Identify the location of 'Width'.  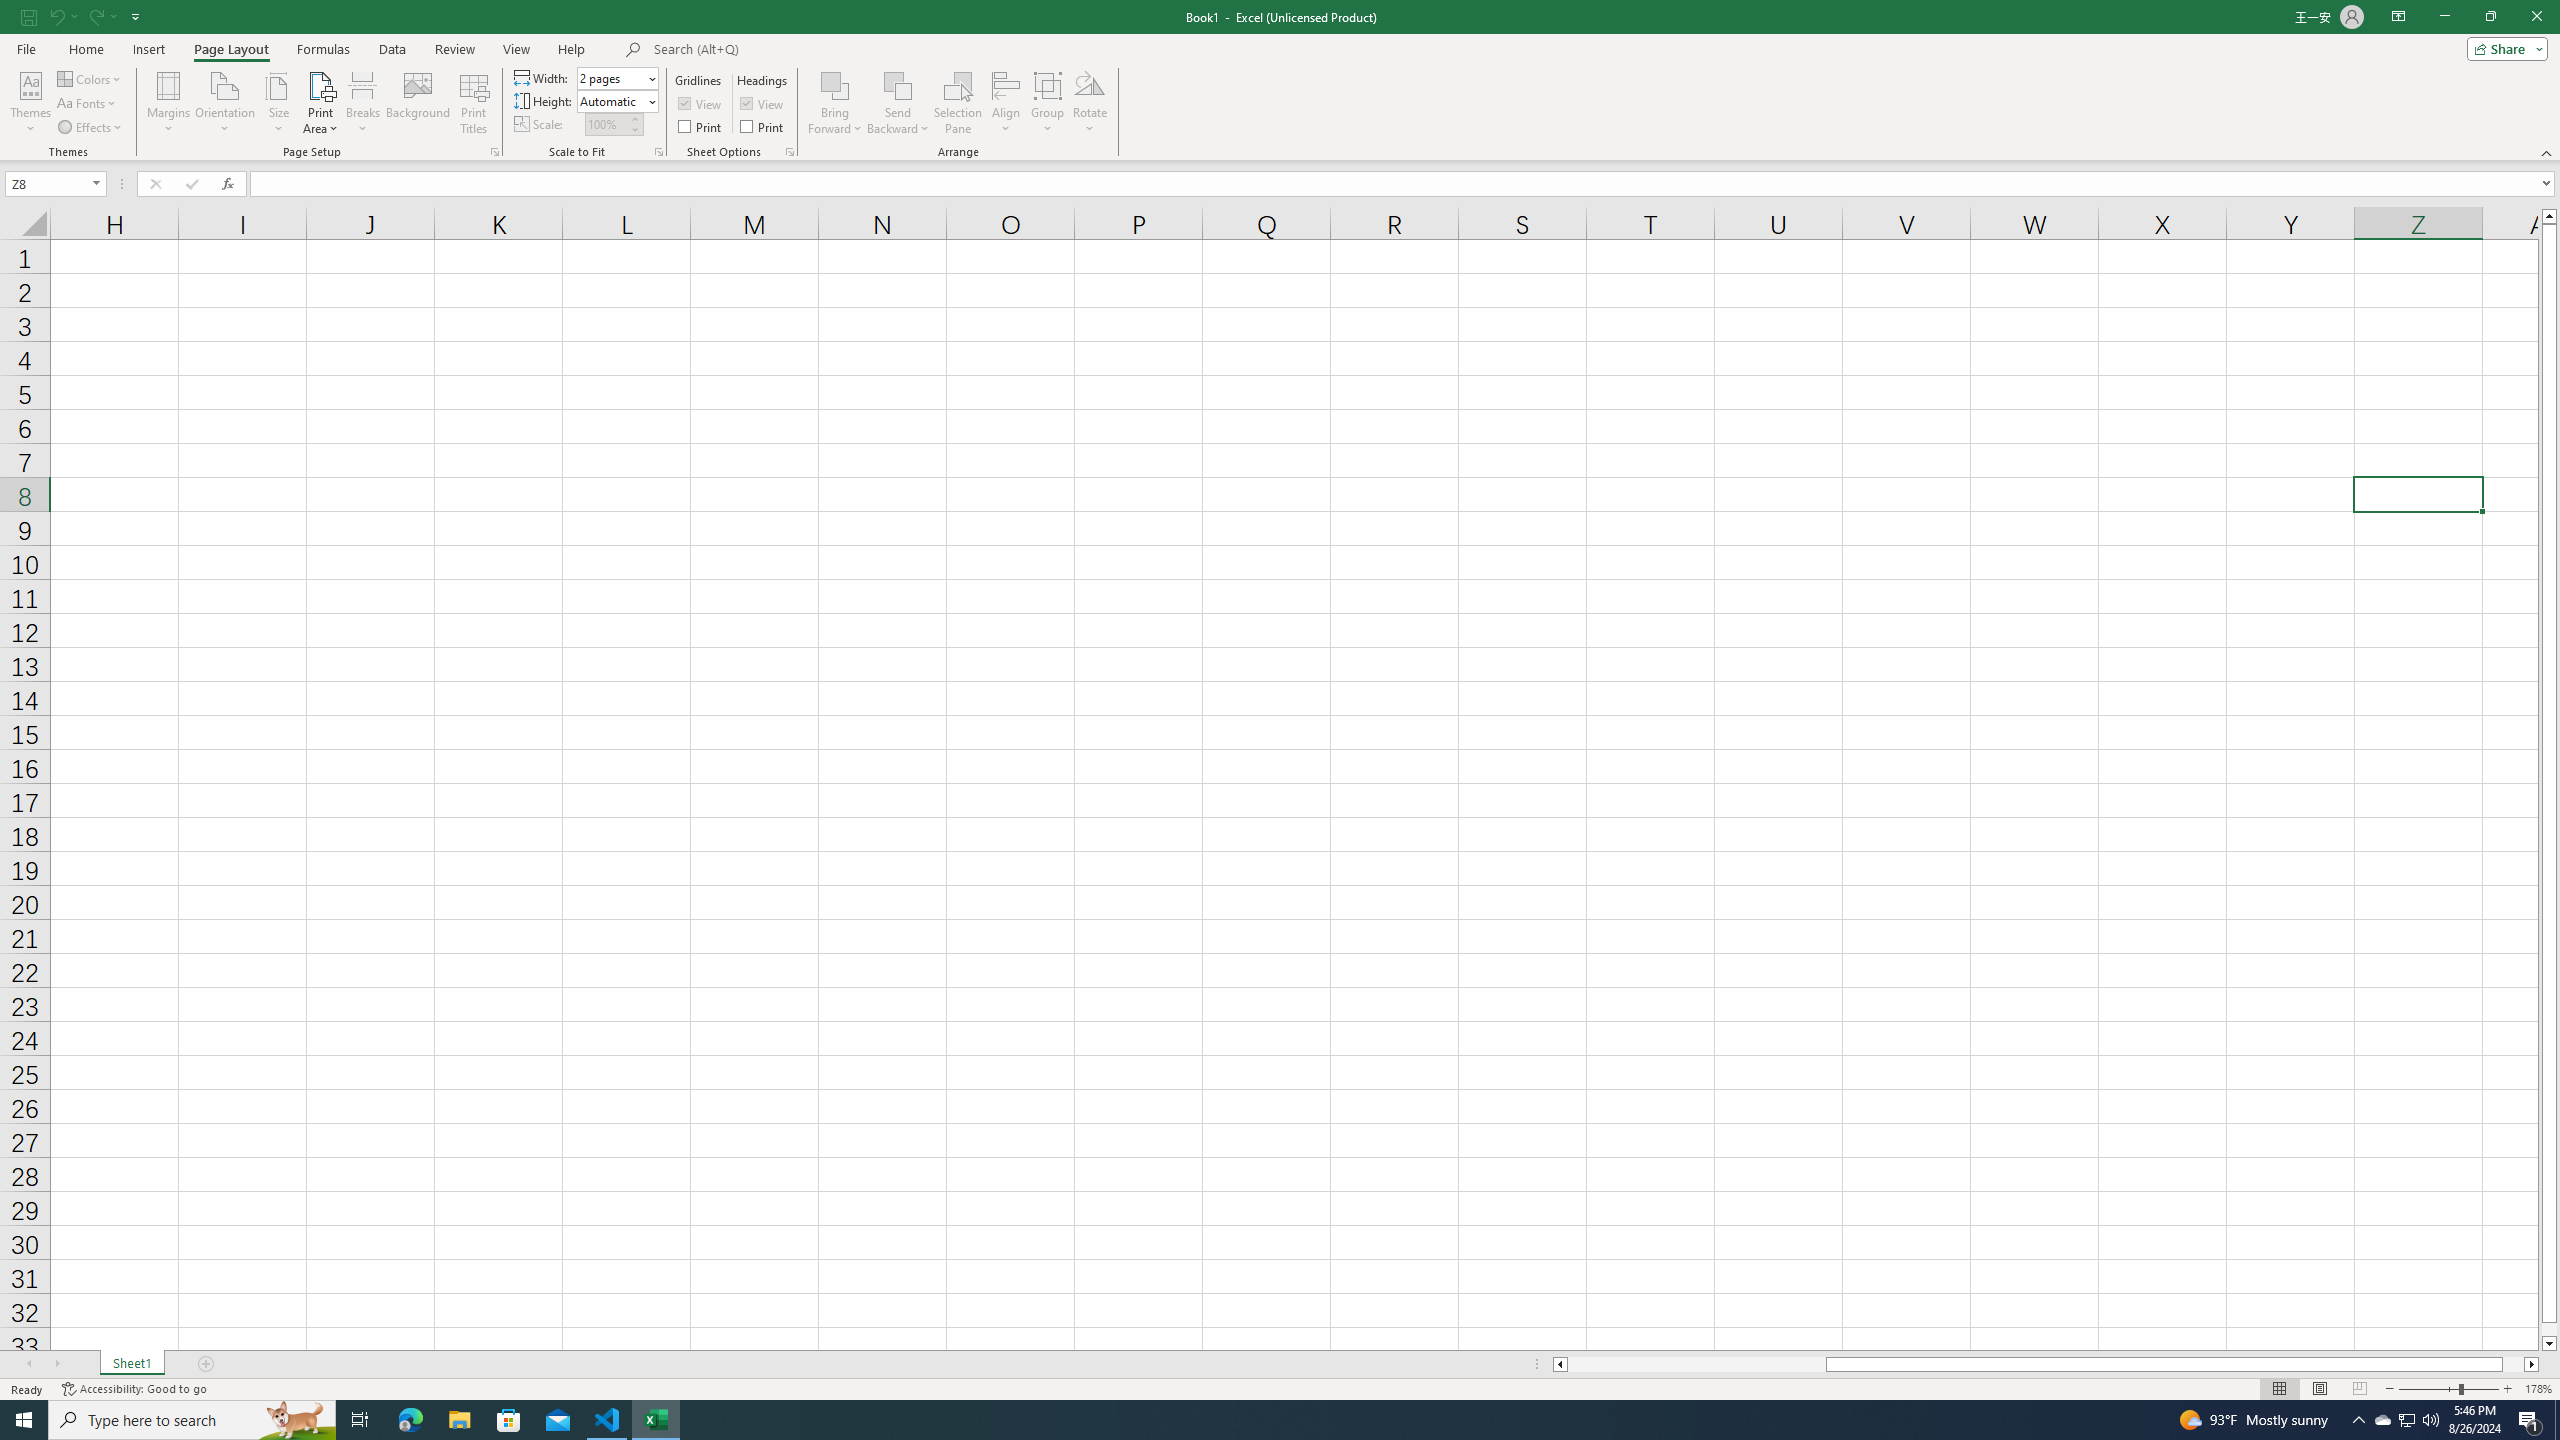
(611, 77).